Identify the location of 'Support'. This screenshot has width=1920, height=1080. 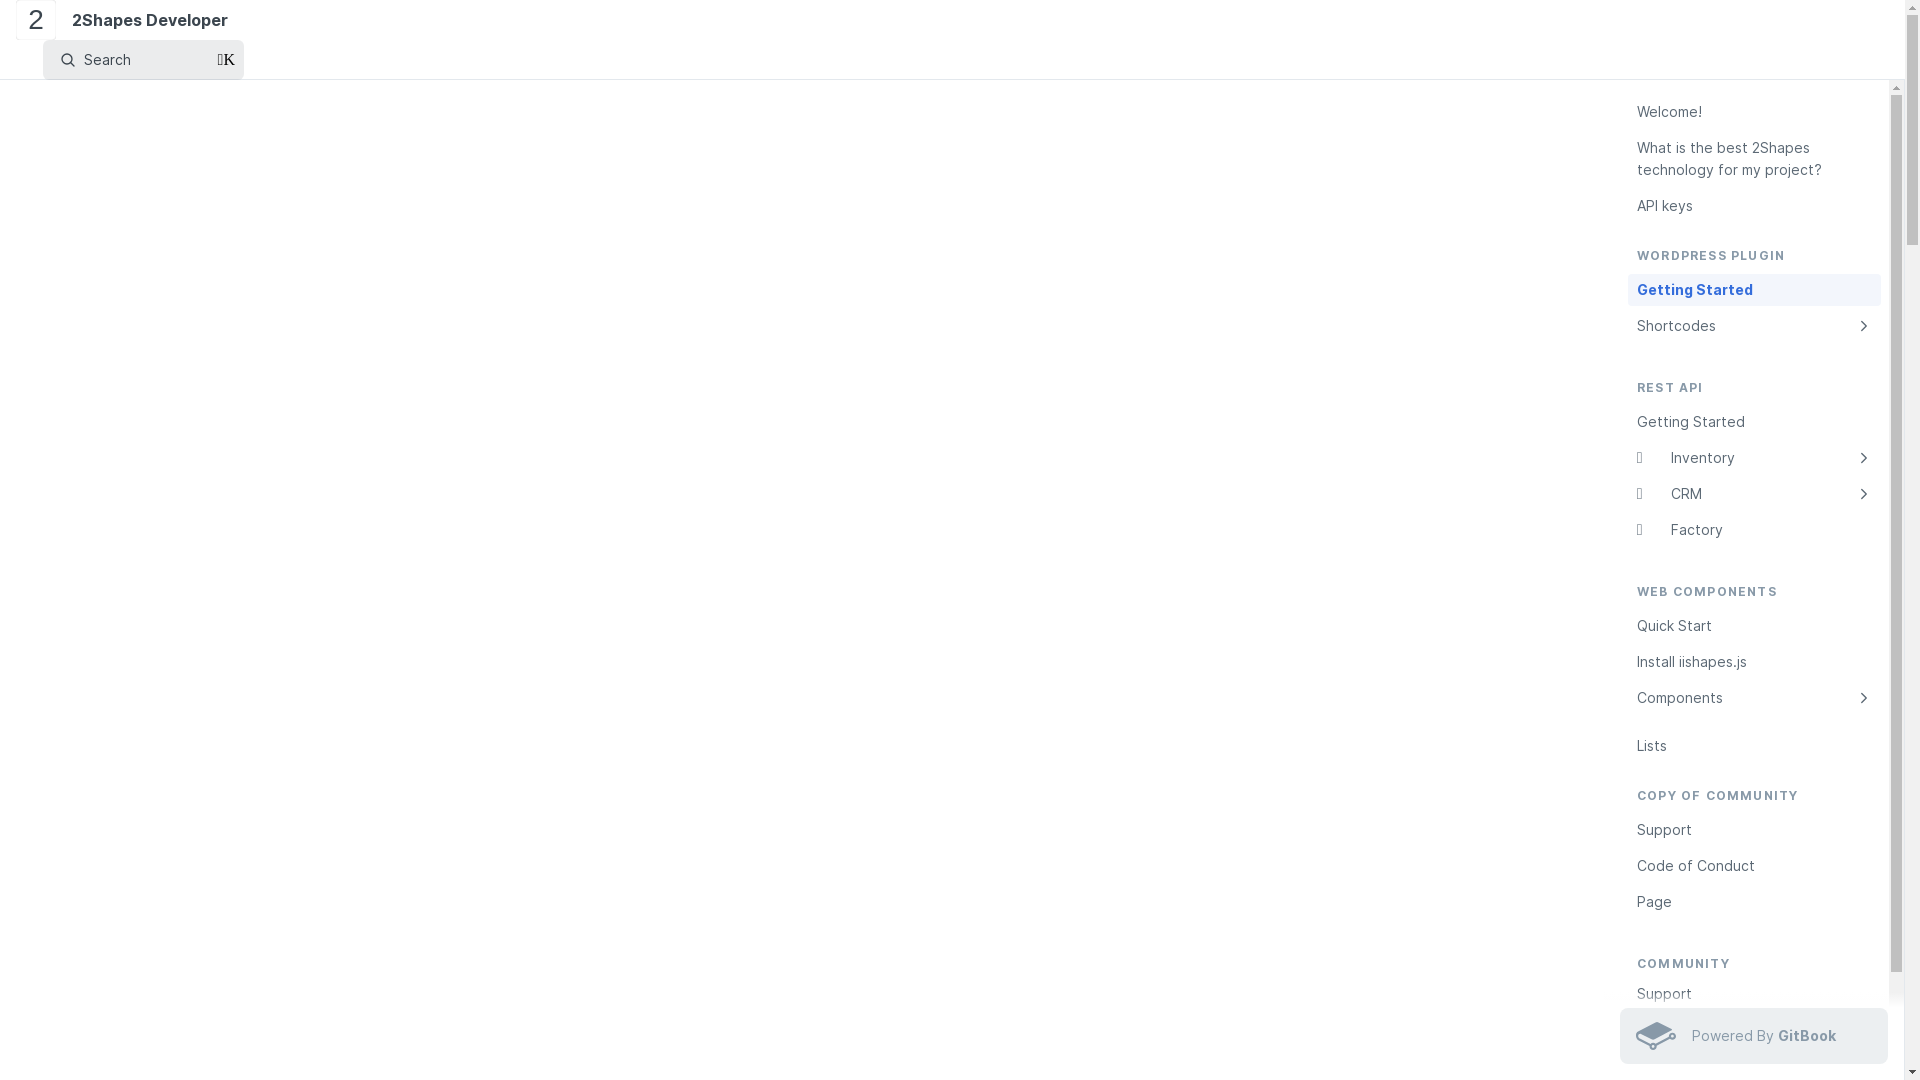
(1753, 994).